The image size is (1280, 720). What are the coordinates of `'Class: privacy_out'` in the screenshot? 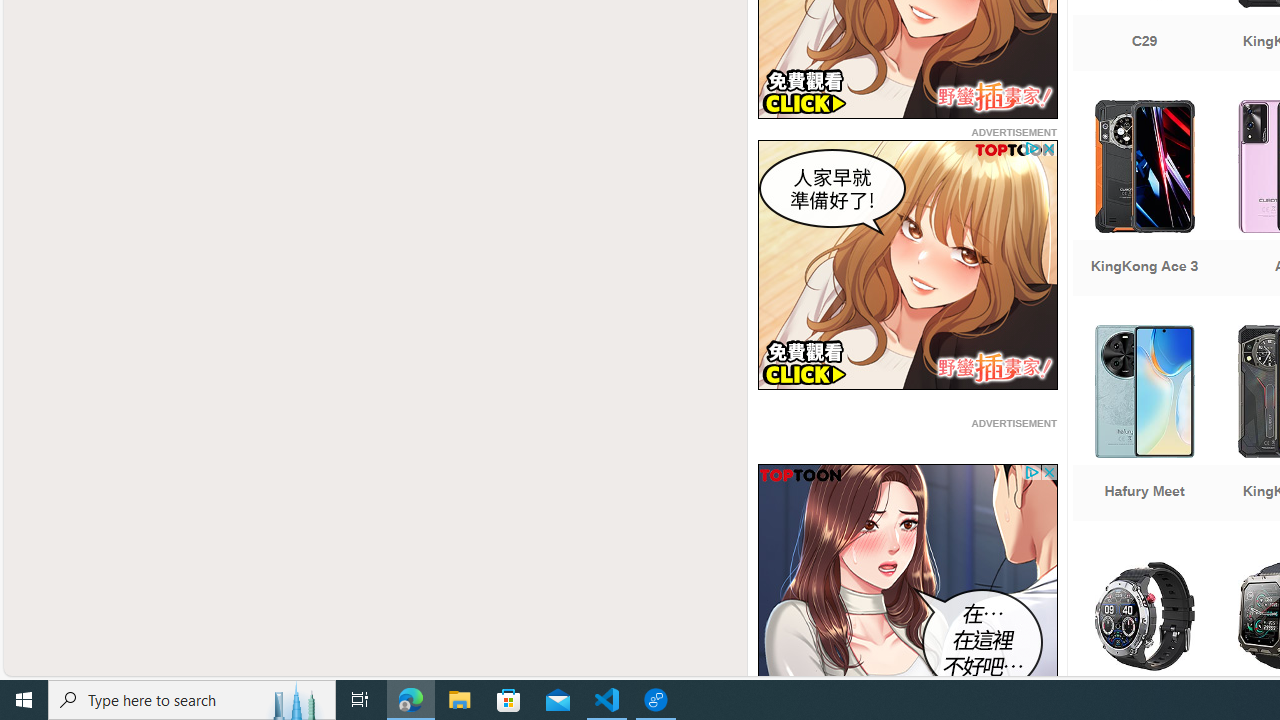 It's located at (1031, 473).